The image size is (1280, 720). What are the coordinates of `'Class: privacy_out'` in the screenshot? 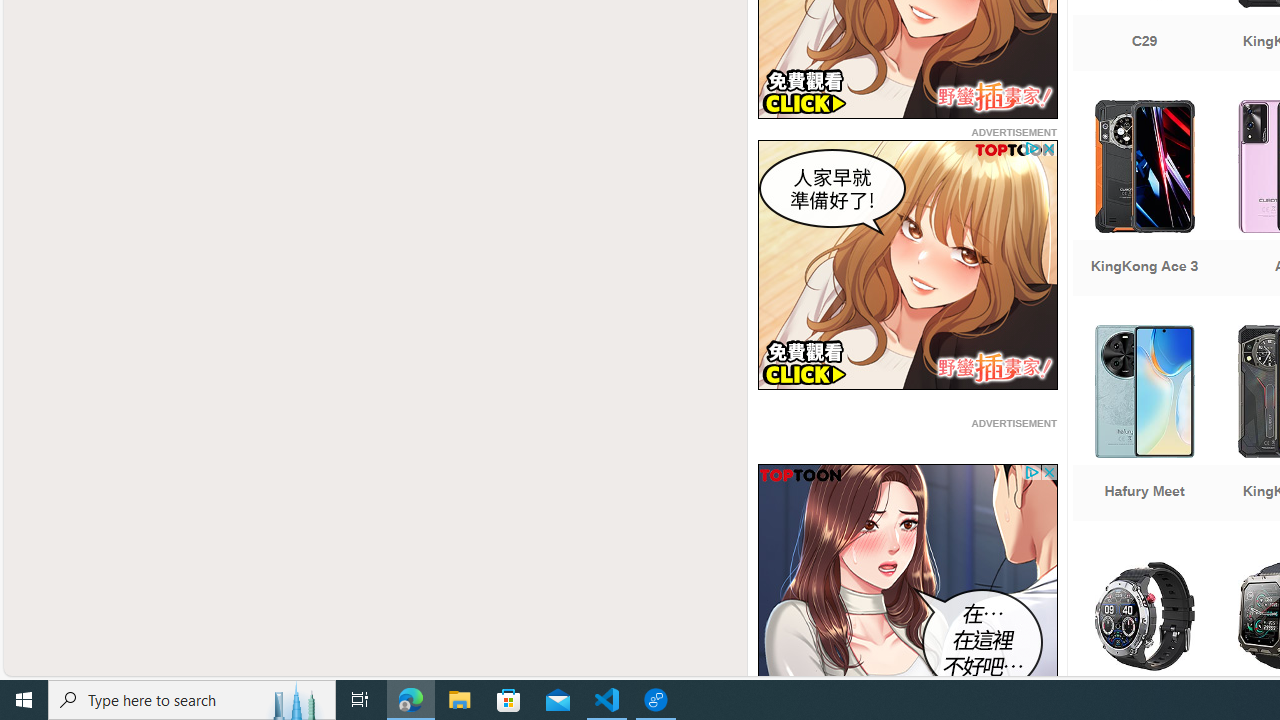 It's located at (1031, 473).